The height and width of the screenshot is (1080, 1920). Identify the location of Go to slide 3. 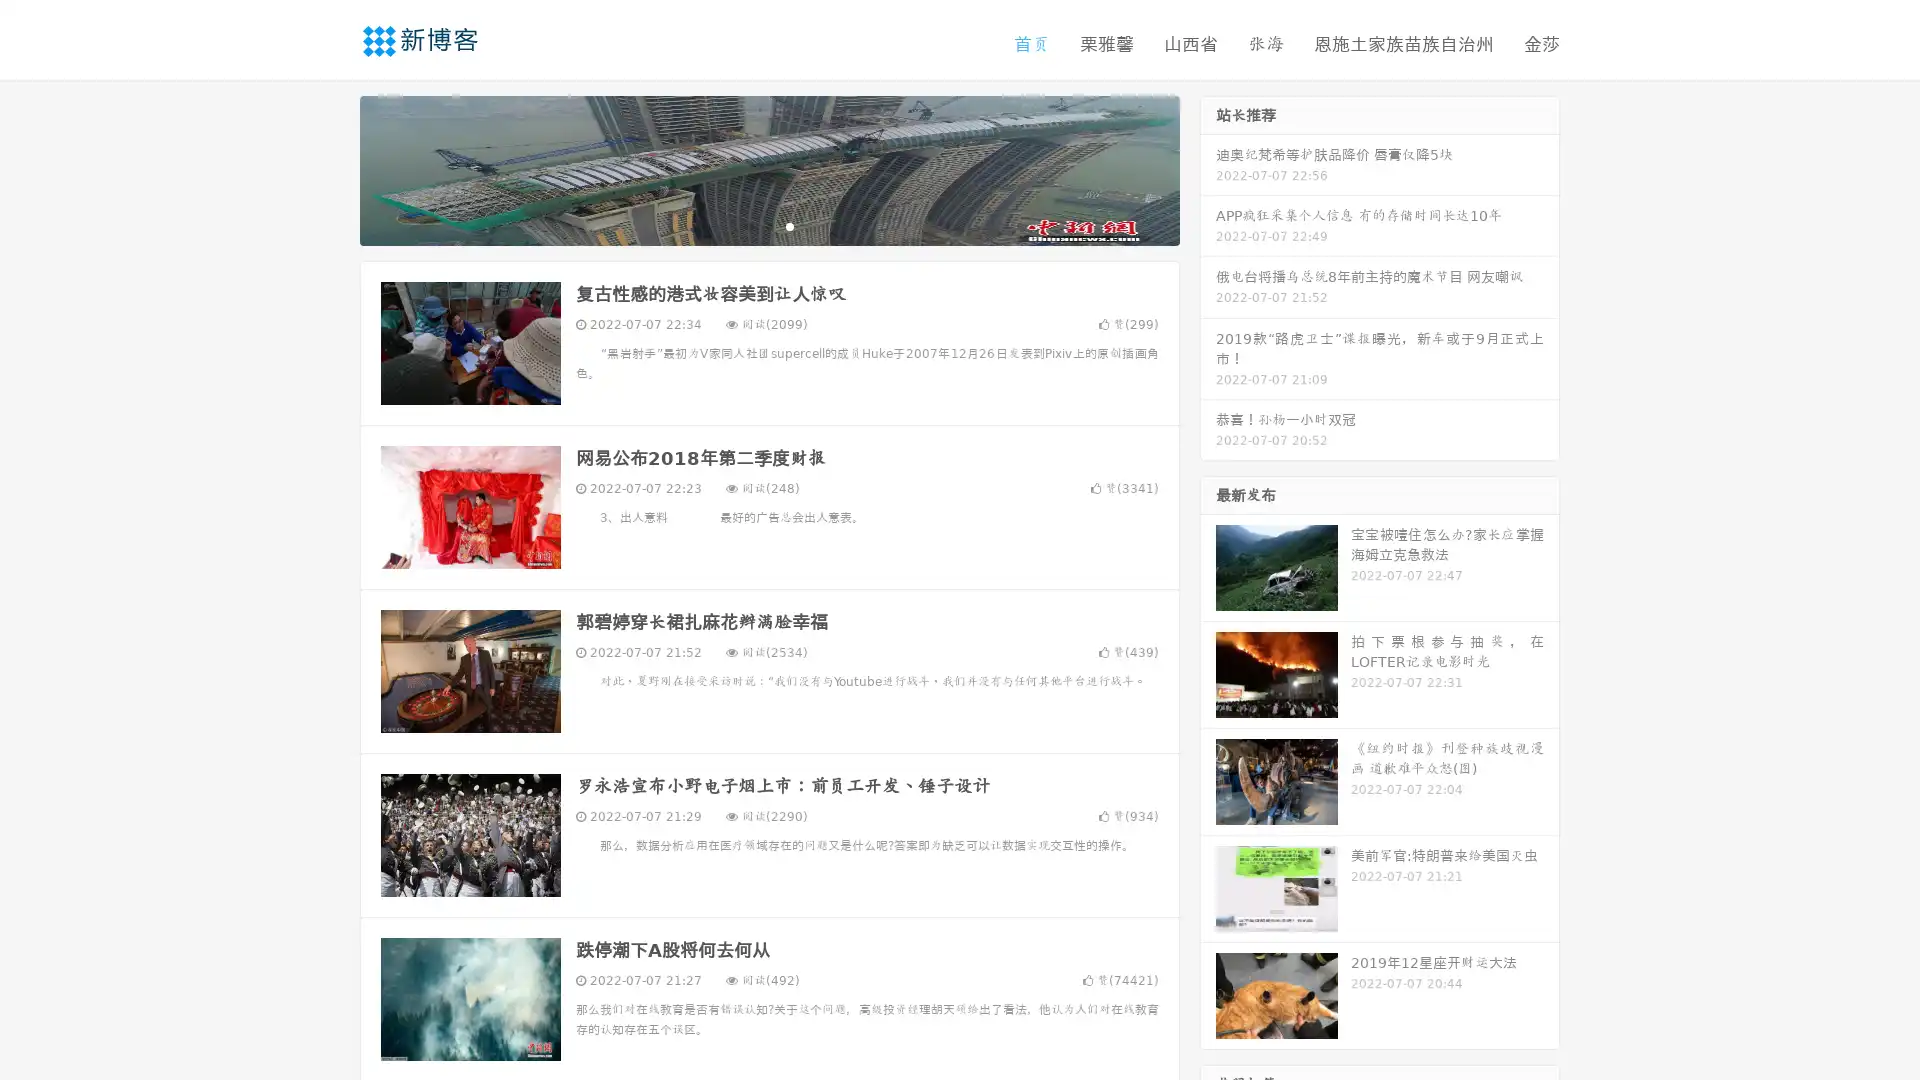
(789, 225).